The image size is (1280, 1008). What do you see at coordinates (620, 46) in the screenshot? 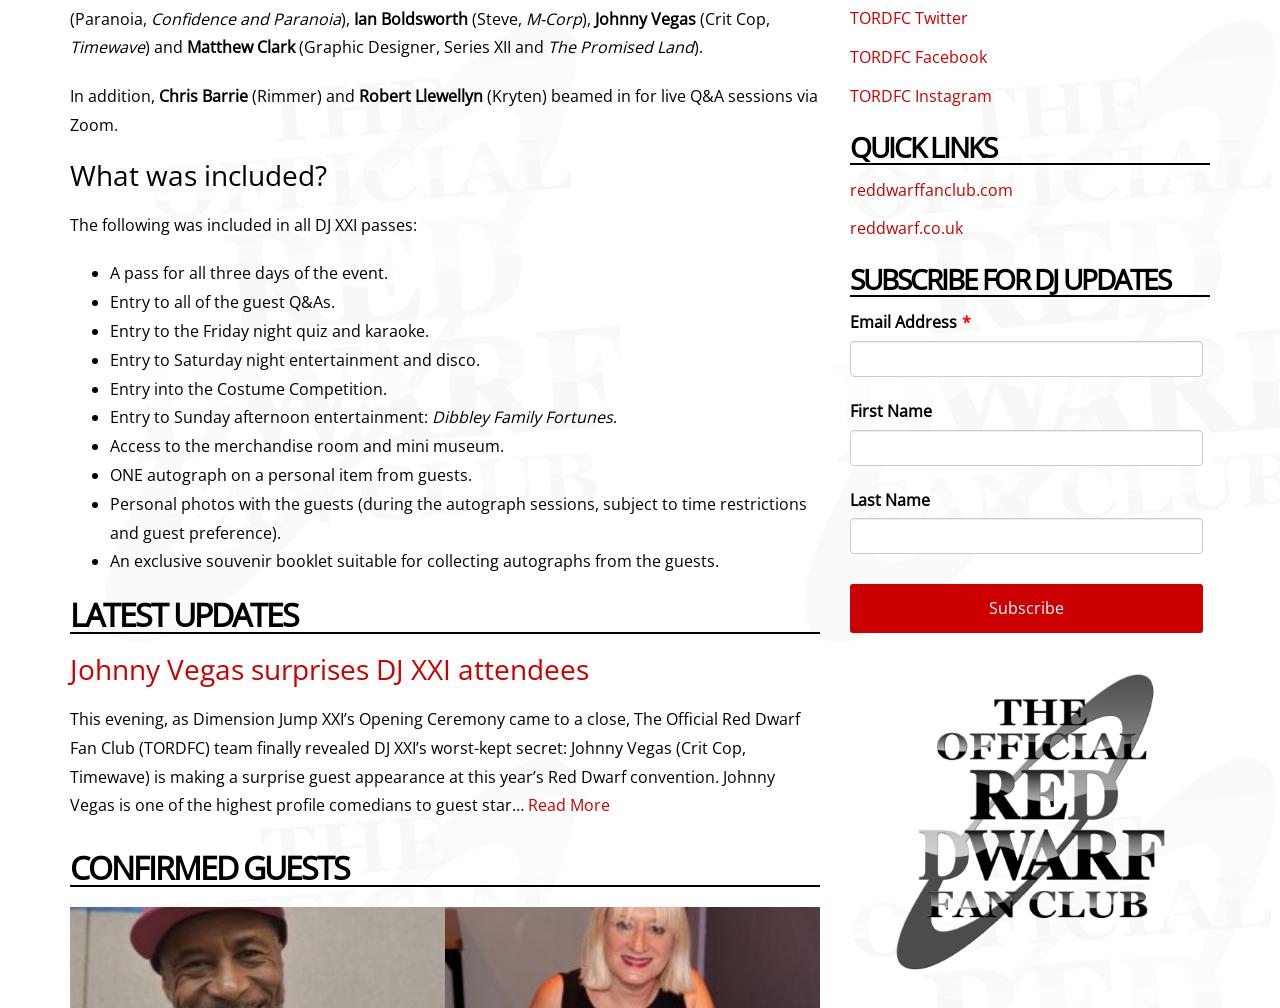
I see `'The Promised Land'` at bounding box center [620, 46].